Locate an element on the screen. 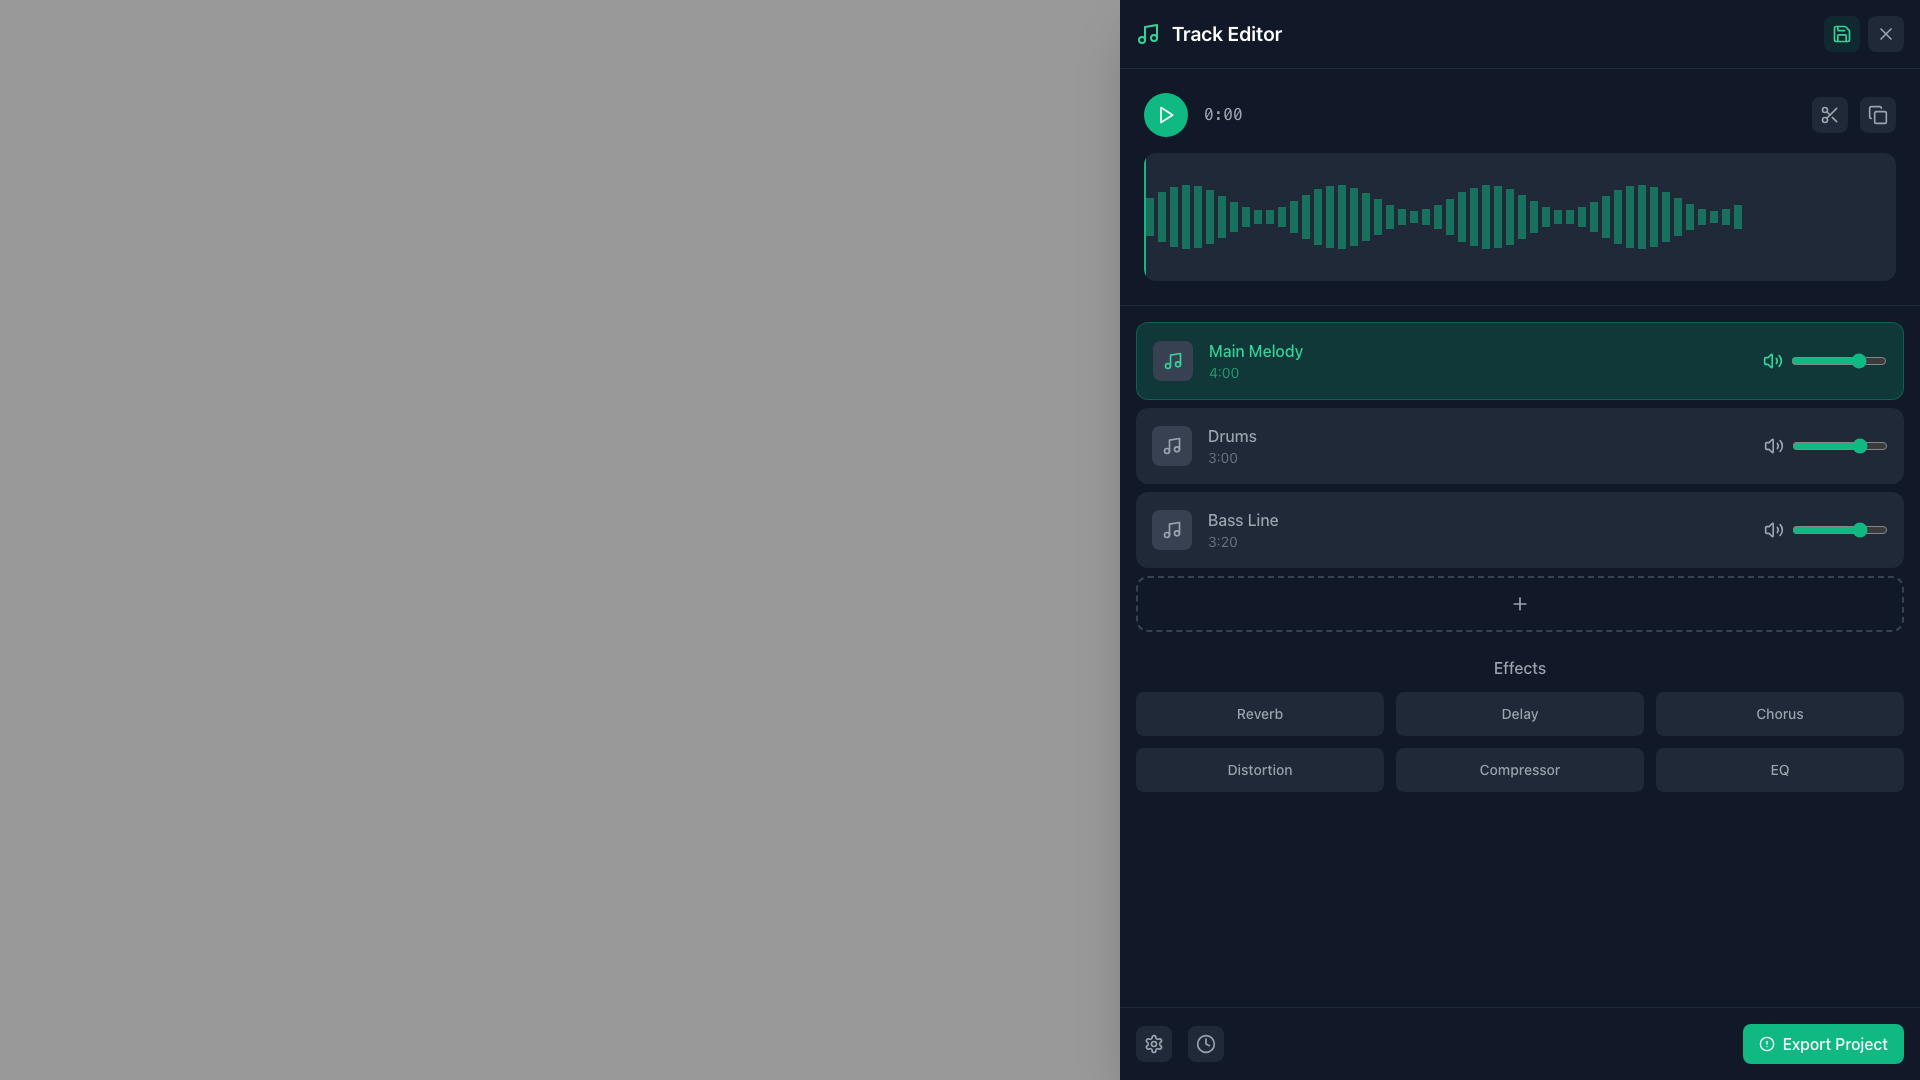 The height and width of the screenshot is (1080, 1920). the slider value is located at coordinates (1851, 361).